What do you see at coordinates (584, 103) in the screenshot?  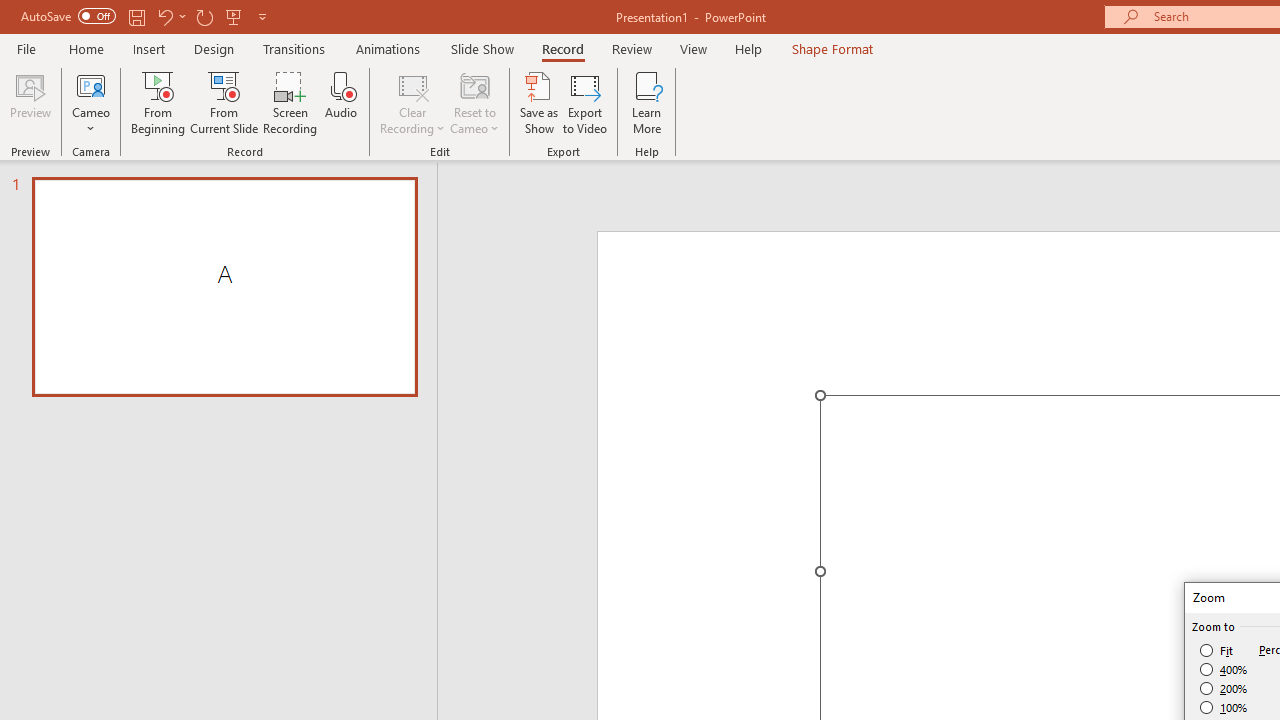 I see `'Export to Video'` at bounding box center [584, 103].